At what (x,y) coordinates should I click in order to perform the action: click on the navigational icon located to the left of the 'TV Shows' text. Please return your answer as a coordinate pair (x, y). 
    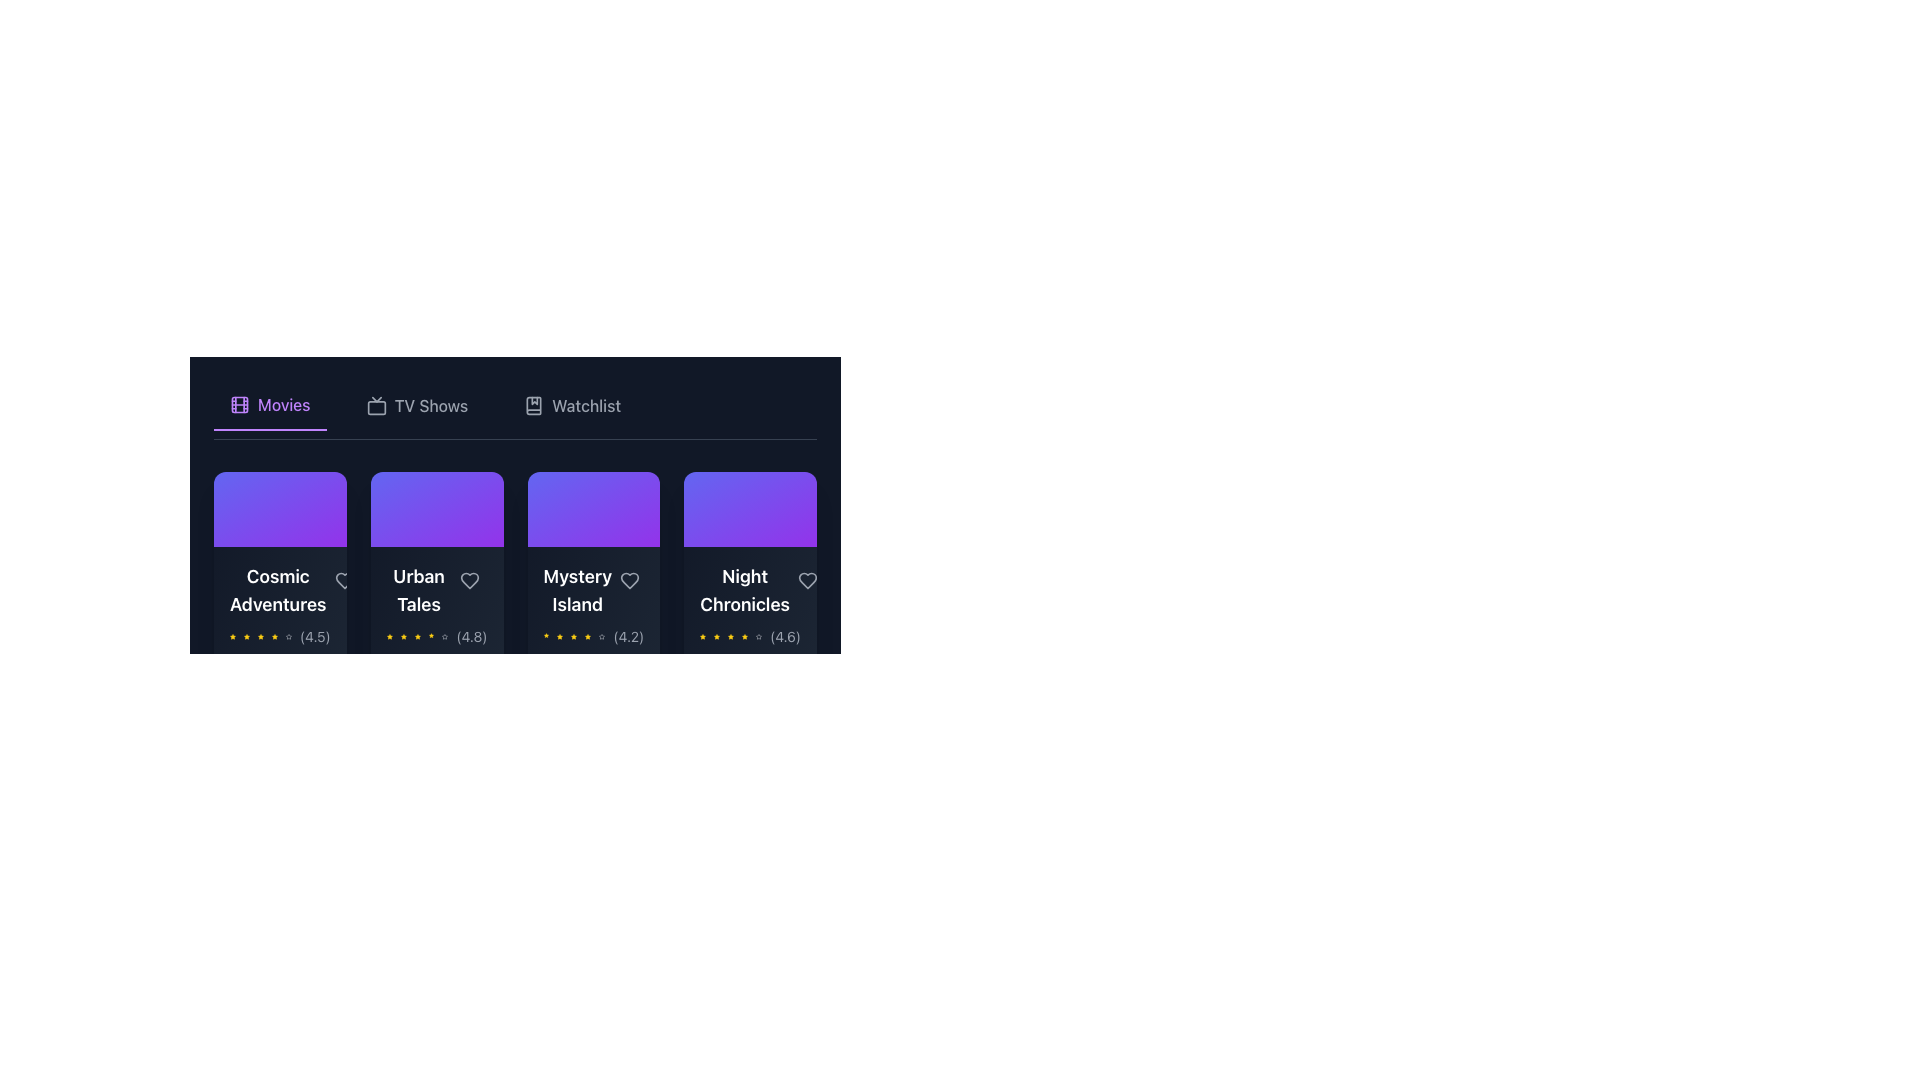
    Looking at the image, I should click on (376, 405).